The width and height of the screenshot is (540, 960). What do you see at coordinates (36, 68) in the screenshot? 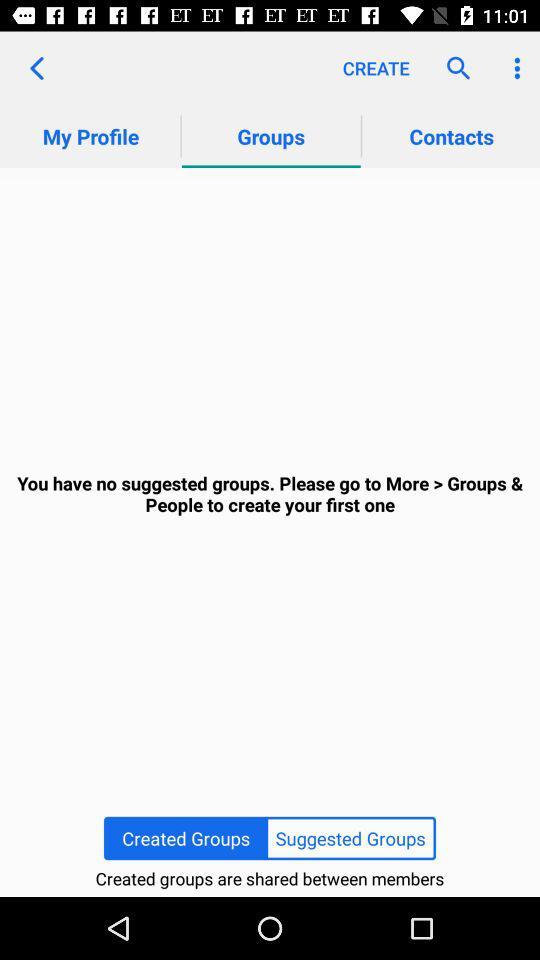
I see `the item next to the groups` at bounding box center [36, 68].